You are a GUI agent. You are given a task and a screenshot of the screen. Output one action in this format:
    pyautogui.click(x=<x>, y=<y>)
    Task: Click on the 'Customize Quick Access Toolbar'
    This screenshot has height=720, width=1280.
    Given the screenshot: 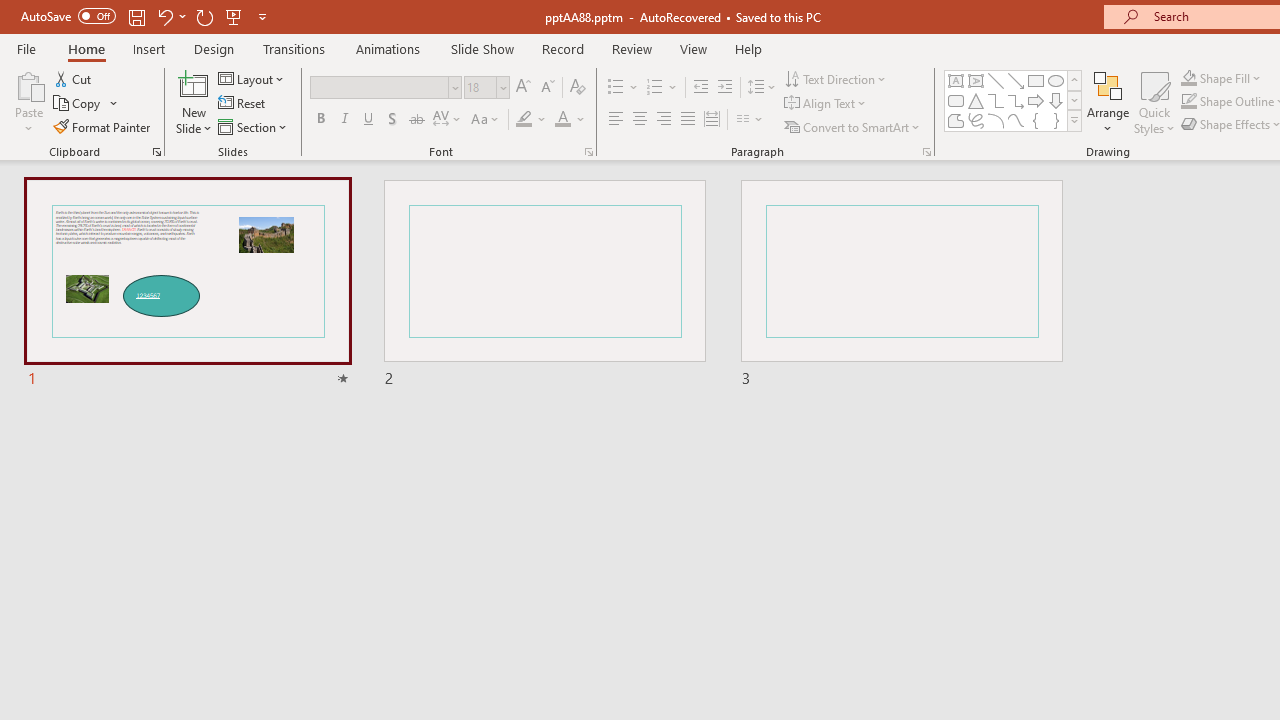 What is the action you would take?
    pyautogui.click(x=262, y=16)
    